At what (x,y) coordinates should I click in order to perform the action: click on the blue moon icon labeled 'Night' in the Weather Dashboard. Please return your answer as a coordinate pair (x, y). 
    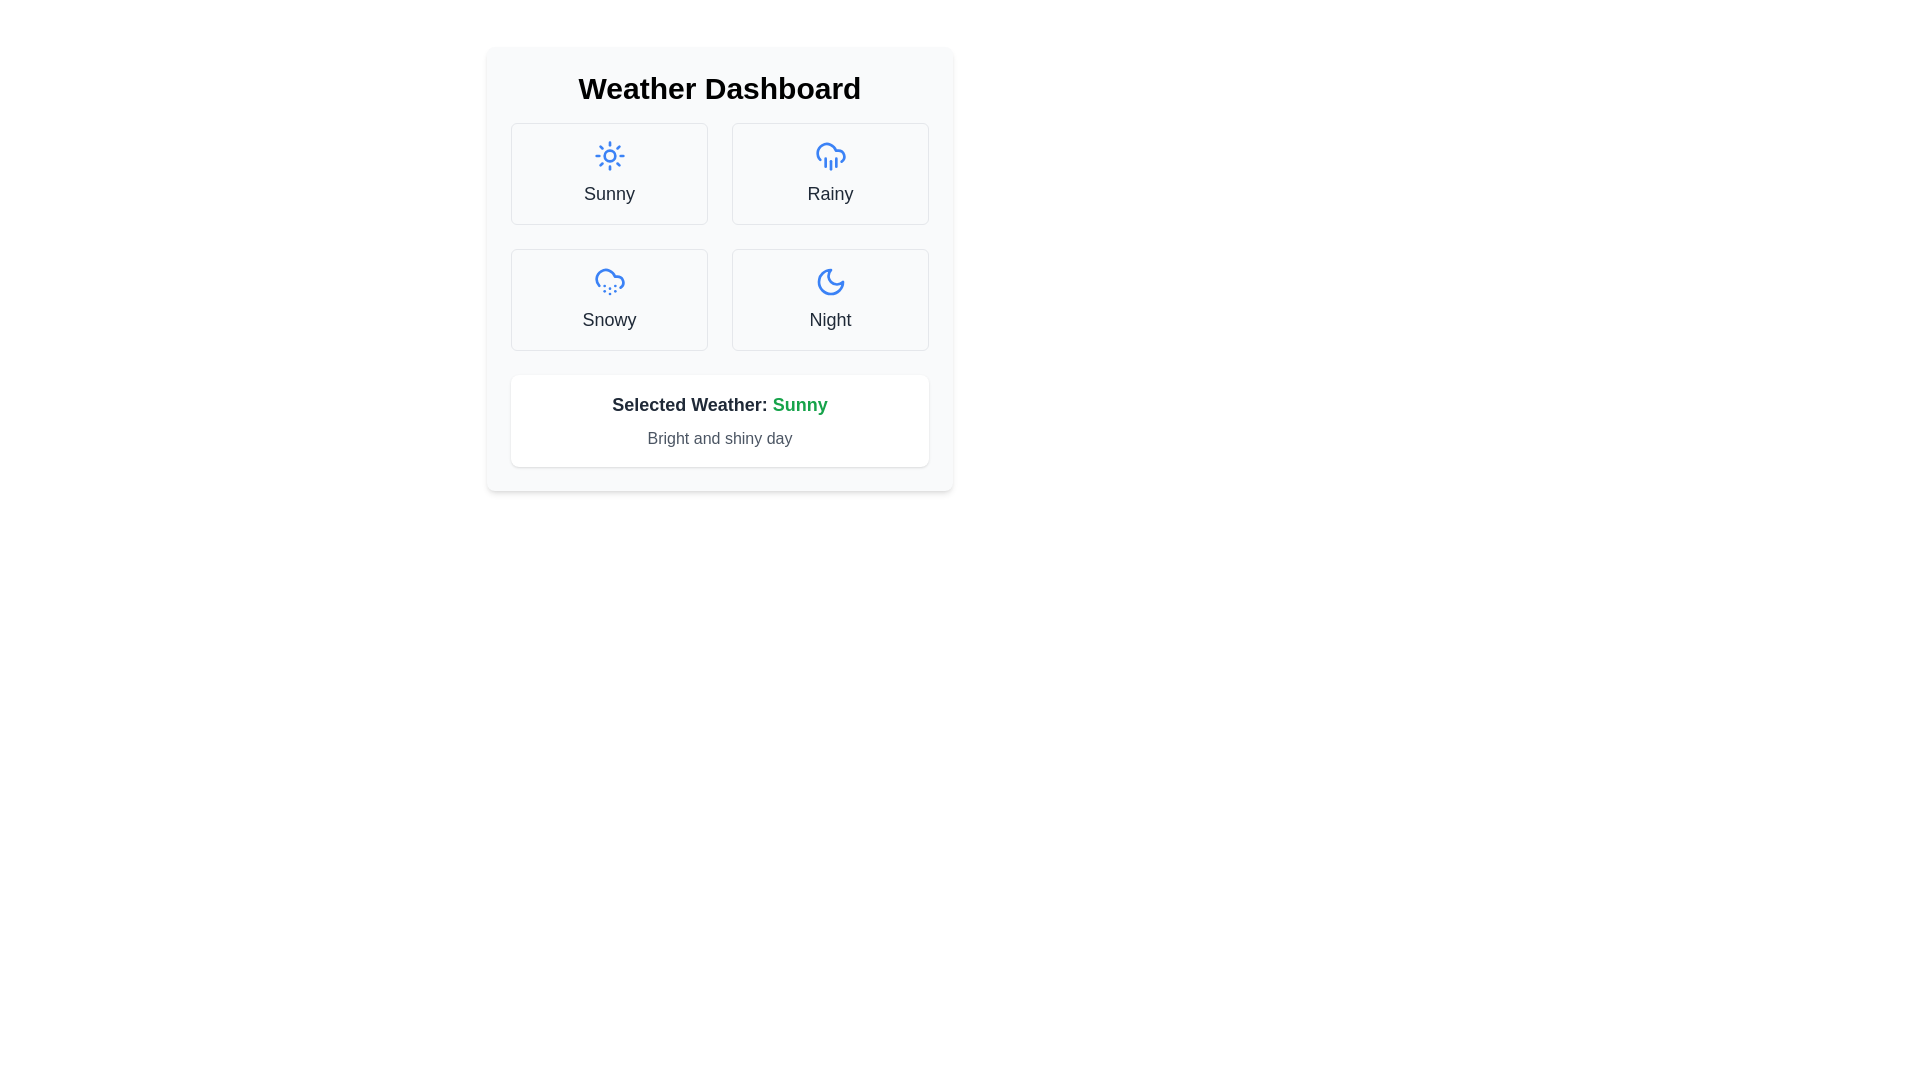
    Looking at the image, I should click on (830, 281).